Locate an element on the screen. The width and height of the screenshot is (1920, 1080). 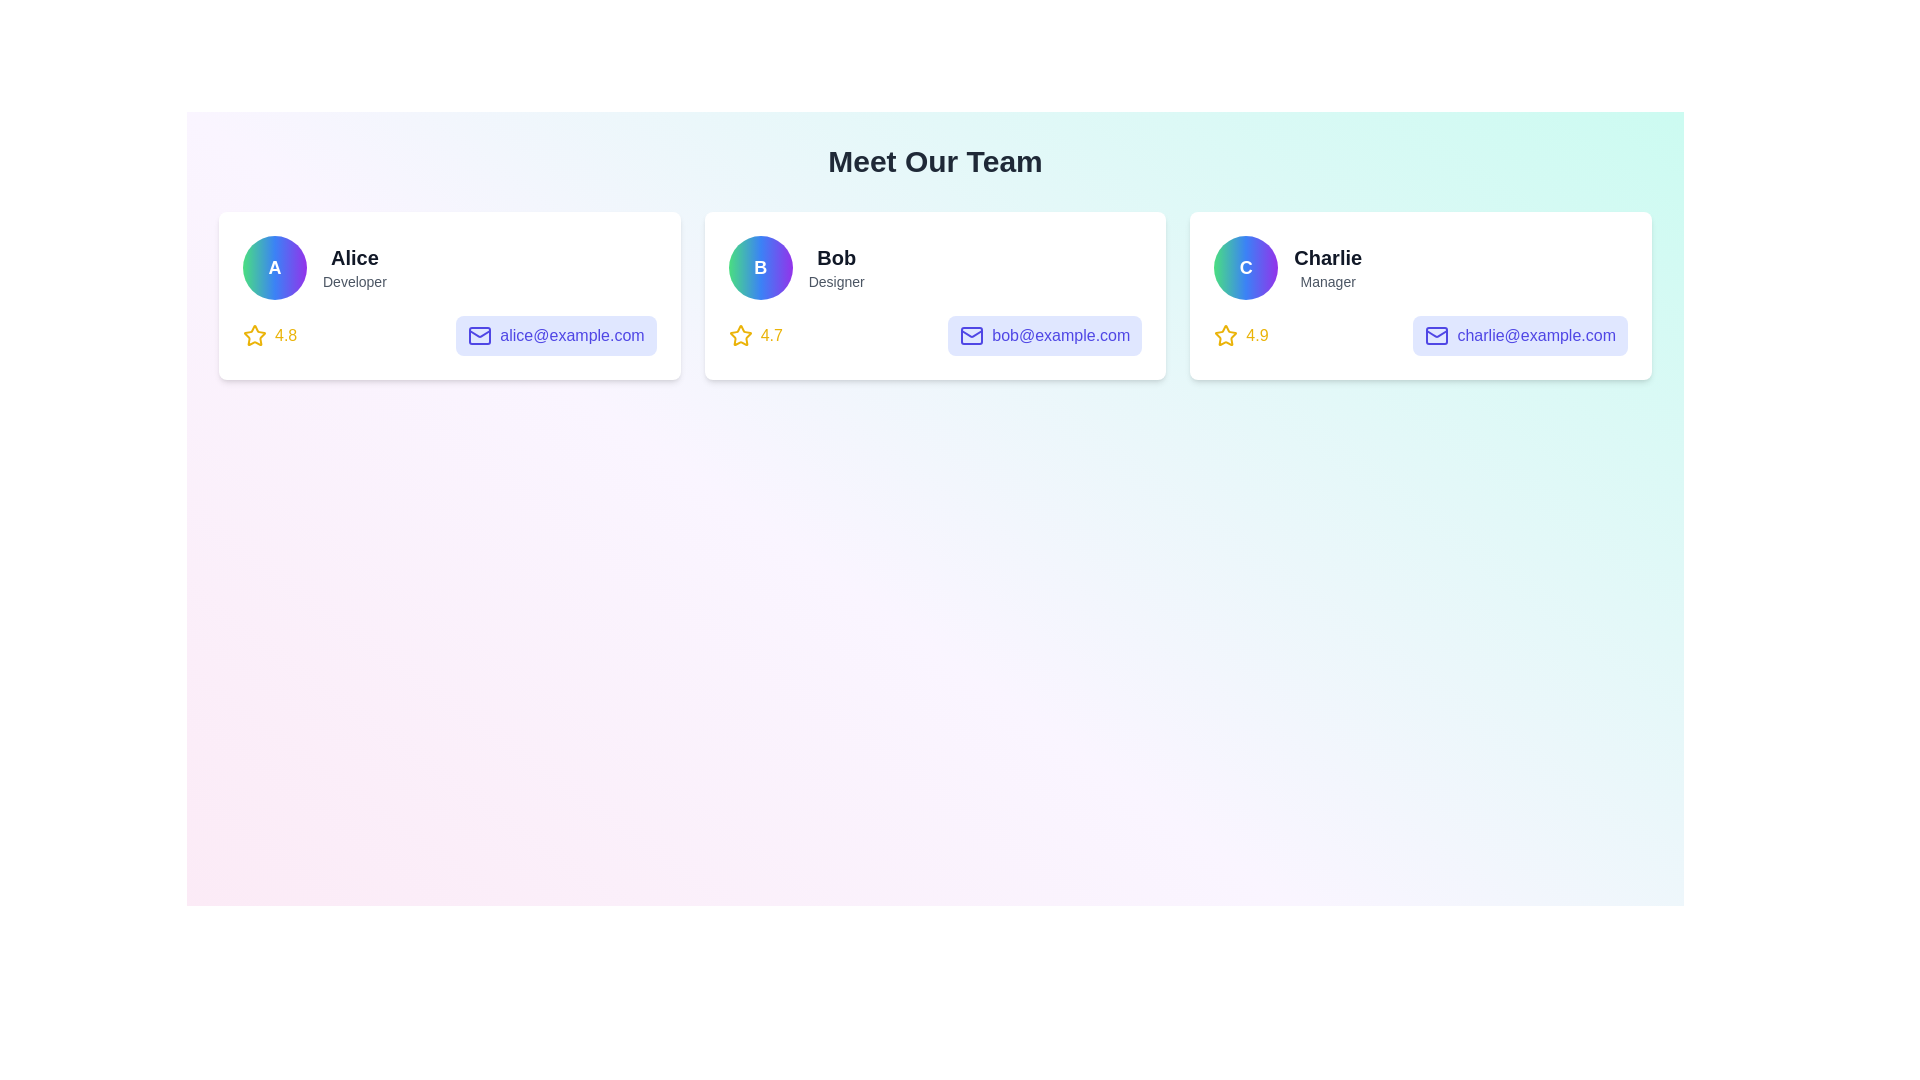
the envelope icon, which is a minimalist line drawing located to the left of the email address 'charlie@example.com' in the 'Meet Our Team' section under Charlie's card is located at coordinates (1436, 334).